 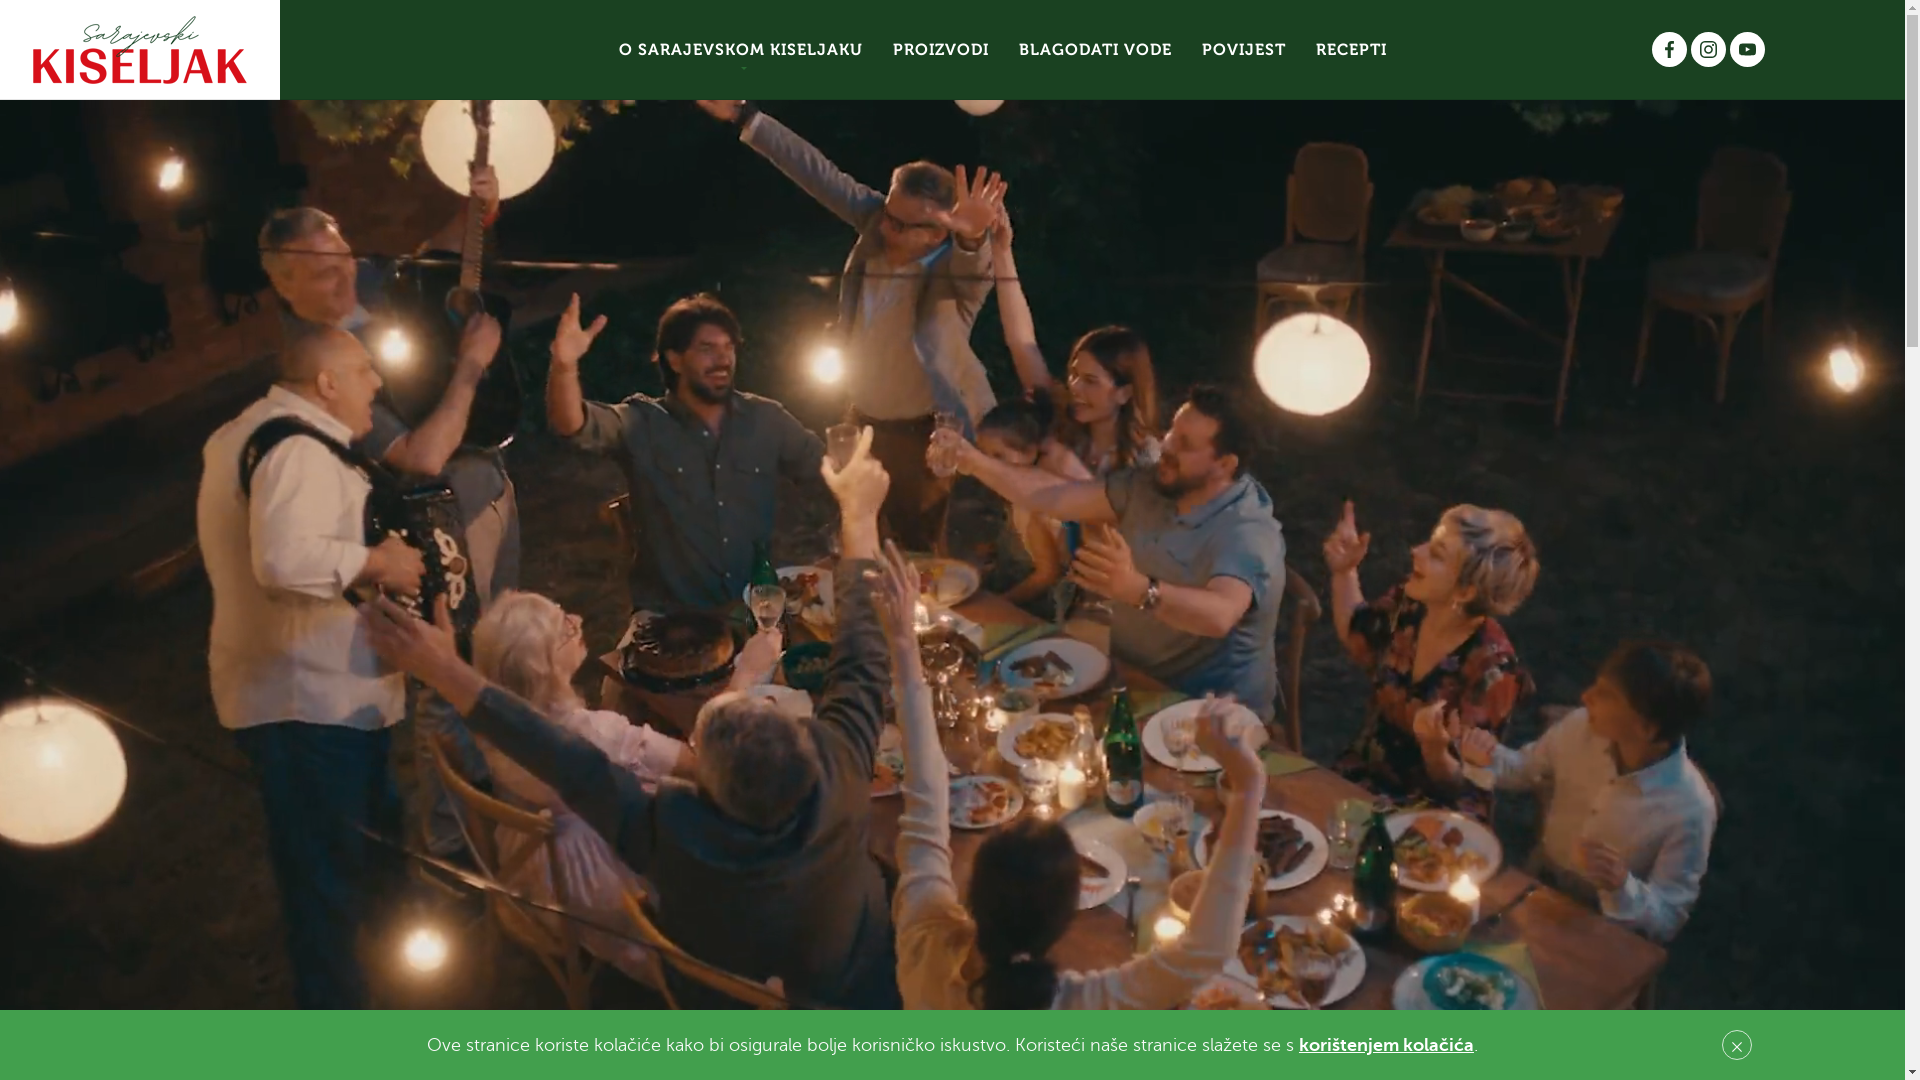 What do you see at coordinates (939, 49) in the screenshot?
I see `'PROIZVODI'` at bounding box center [939, 49].